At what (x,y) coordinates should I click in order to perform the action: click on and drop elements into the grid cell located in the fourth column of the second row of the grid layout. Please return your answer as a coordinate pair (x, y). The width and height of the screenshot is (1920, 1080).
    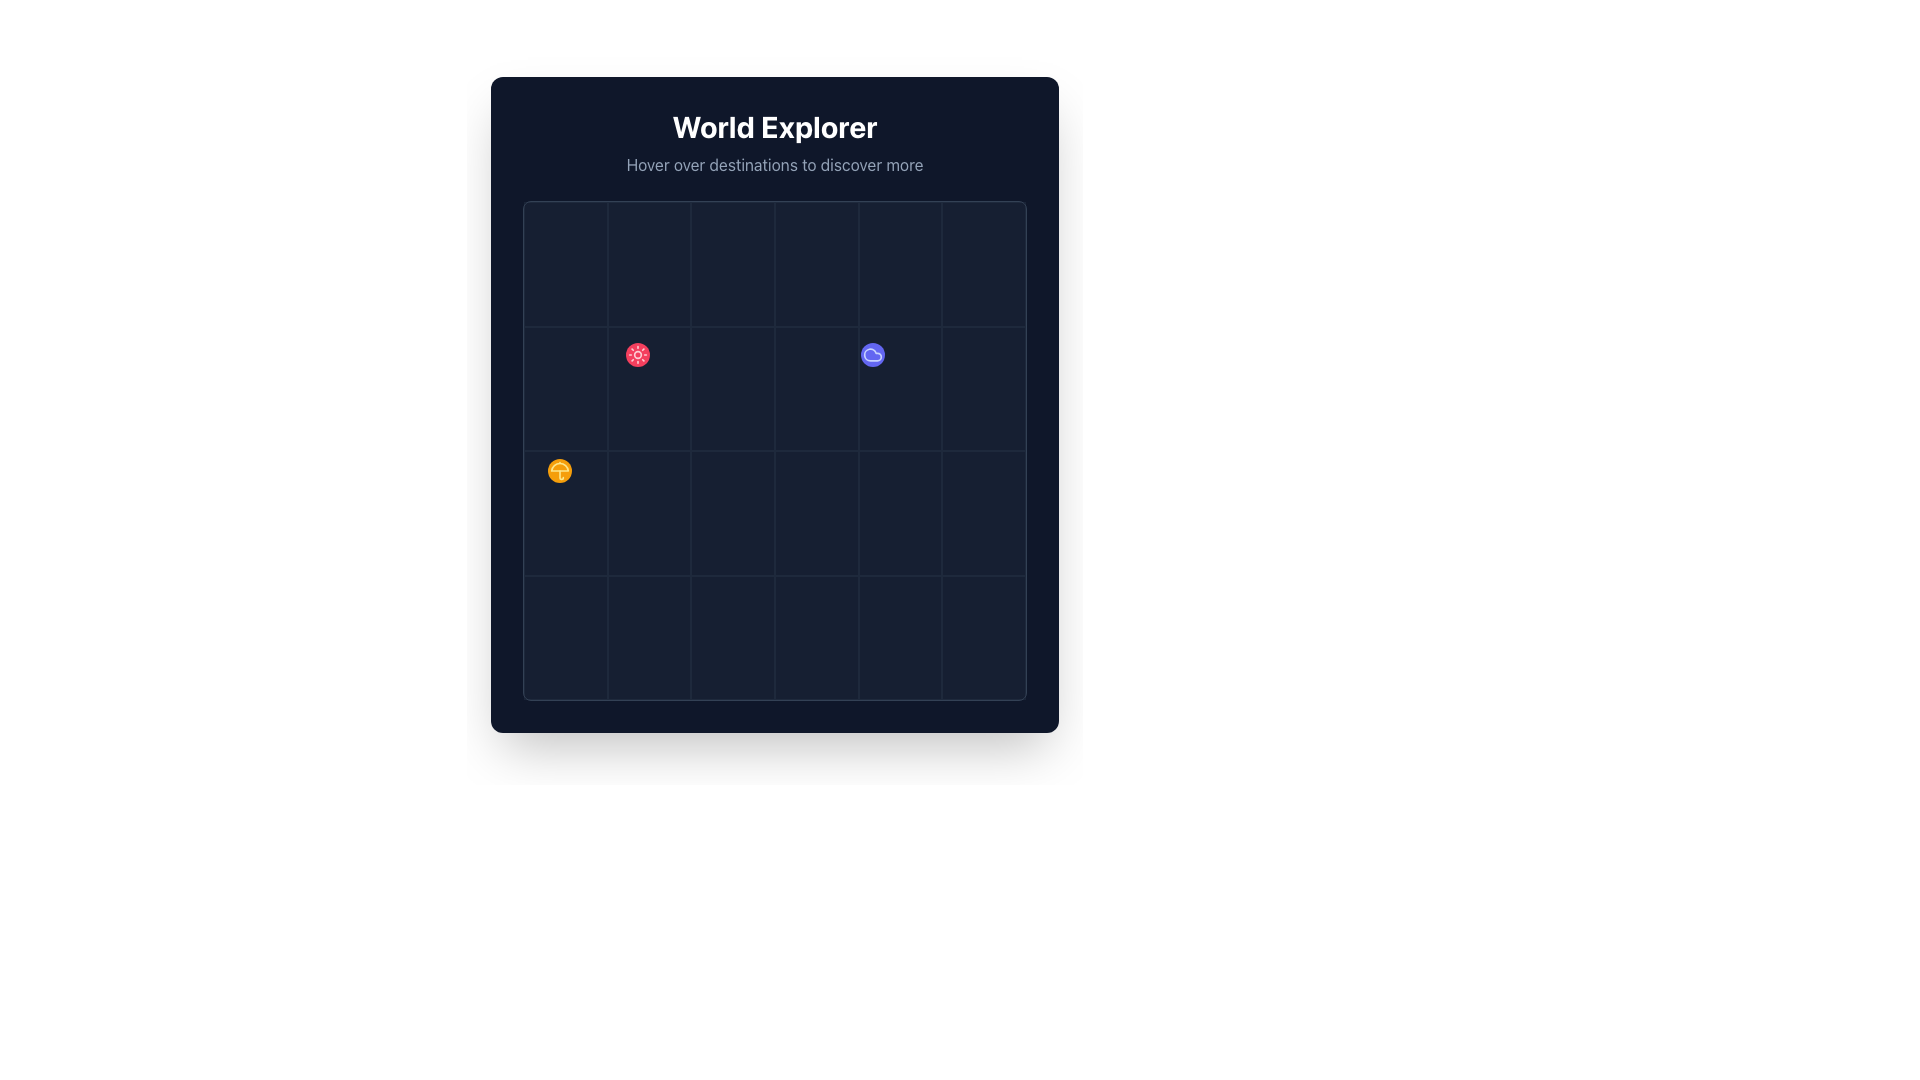
    Looking at the image, I should click on (816, 388).